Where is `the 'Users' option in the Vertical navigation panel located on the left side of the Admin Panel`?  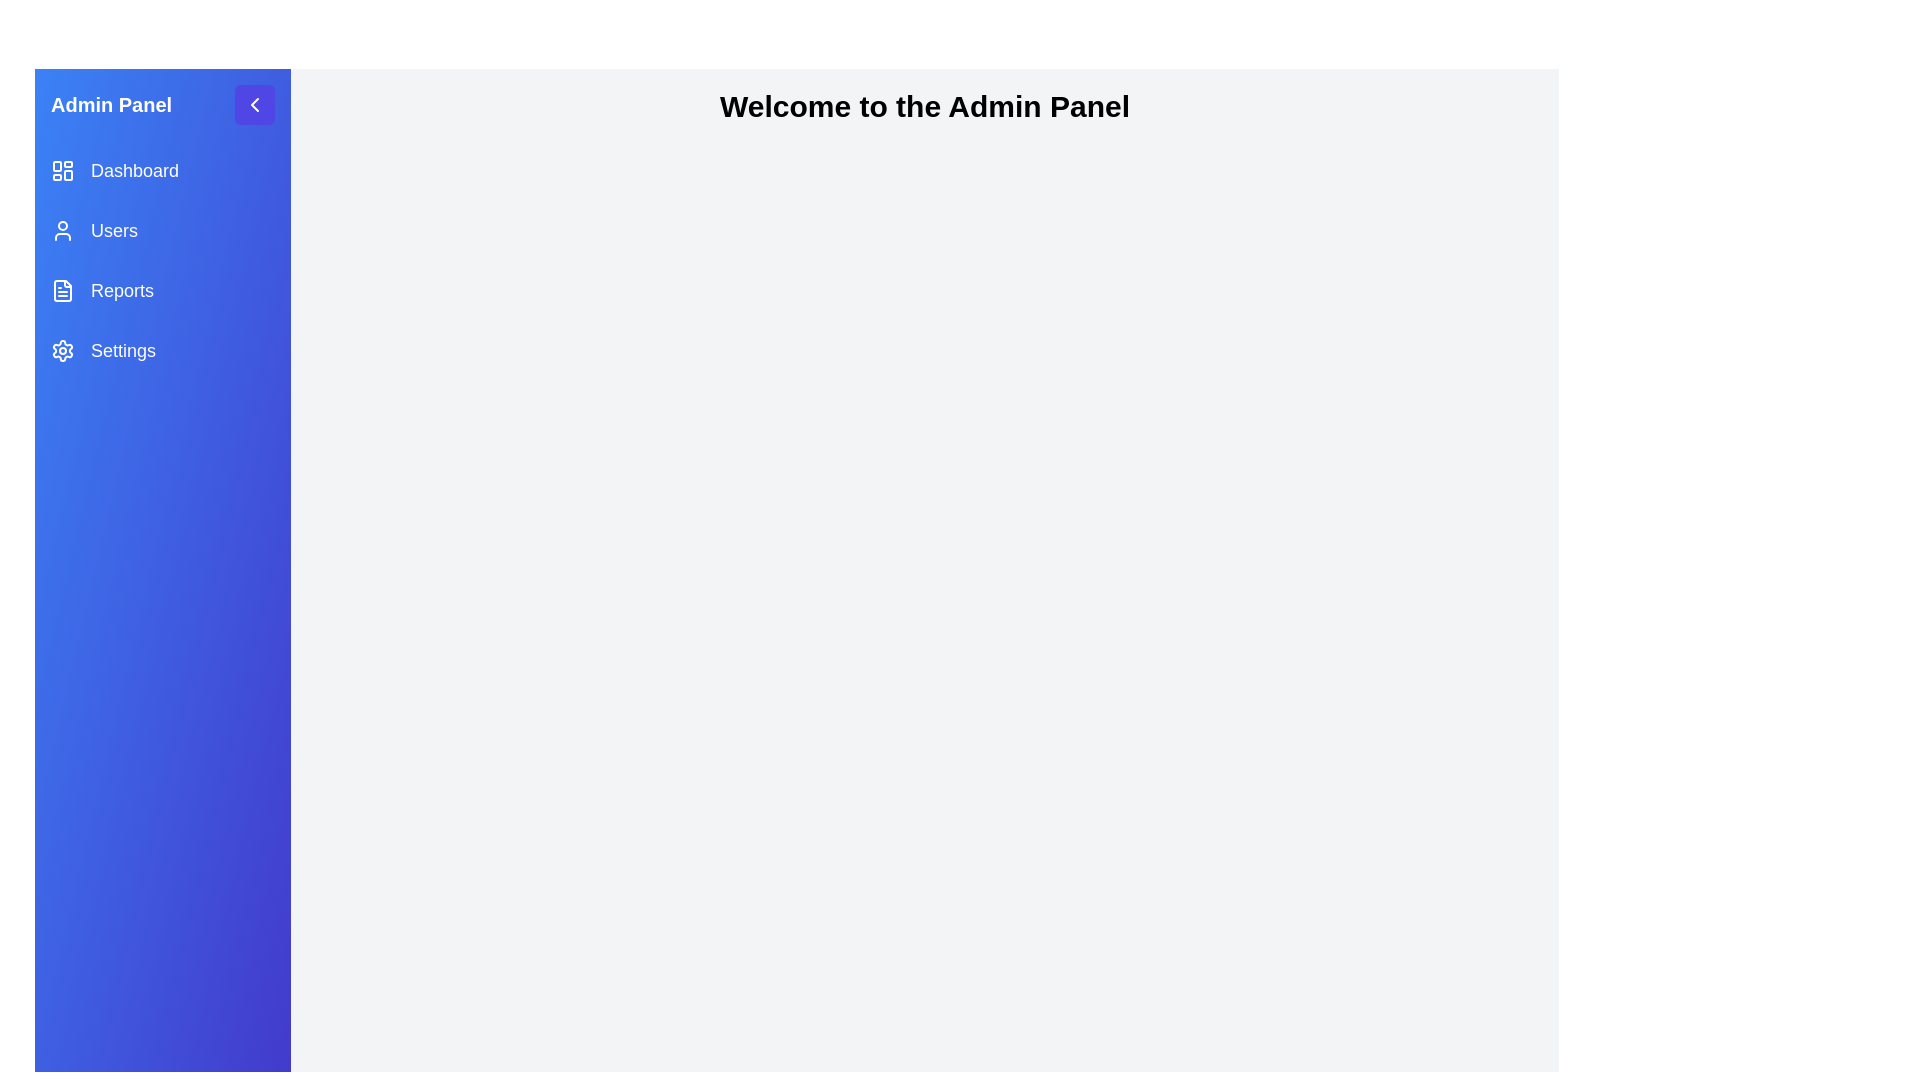
the 'Users' option in the Vertical navigation panel located on the left side of the Admin Panel is located at coordinates (163, 260).